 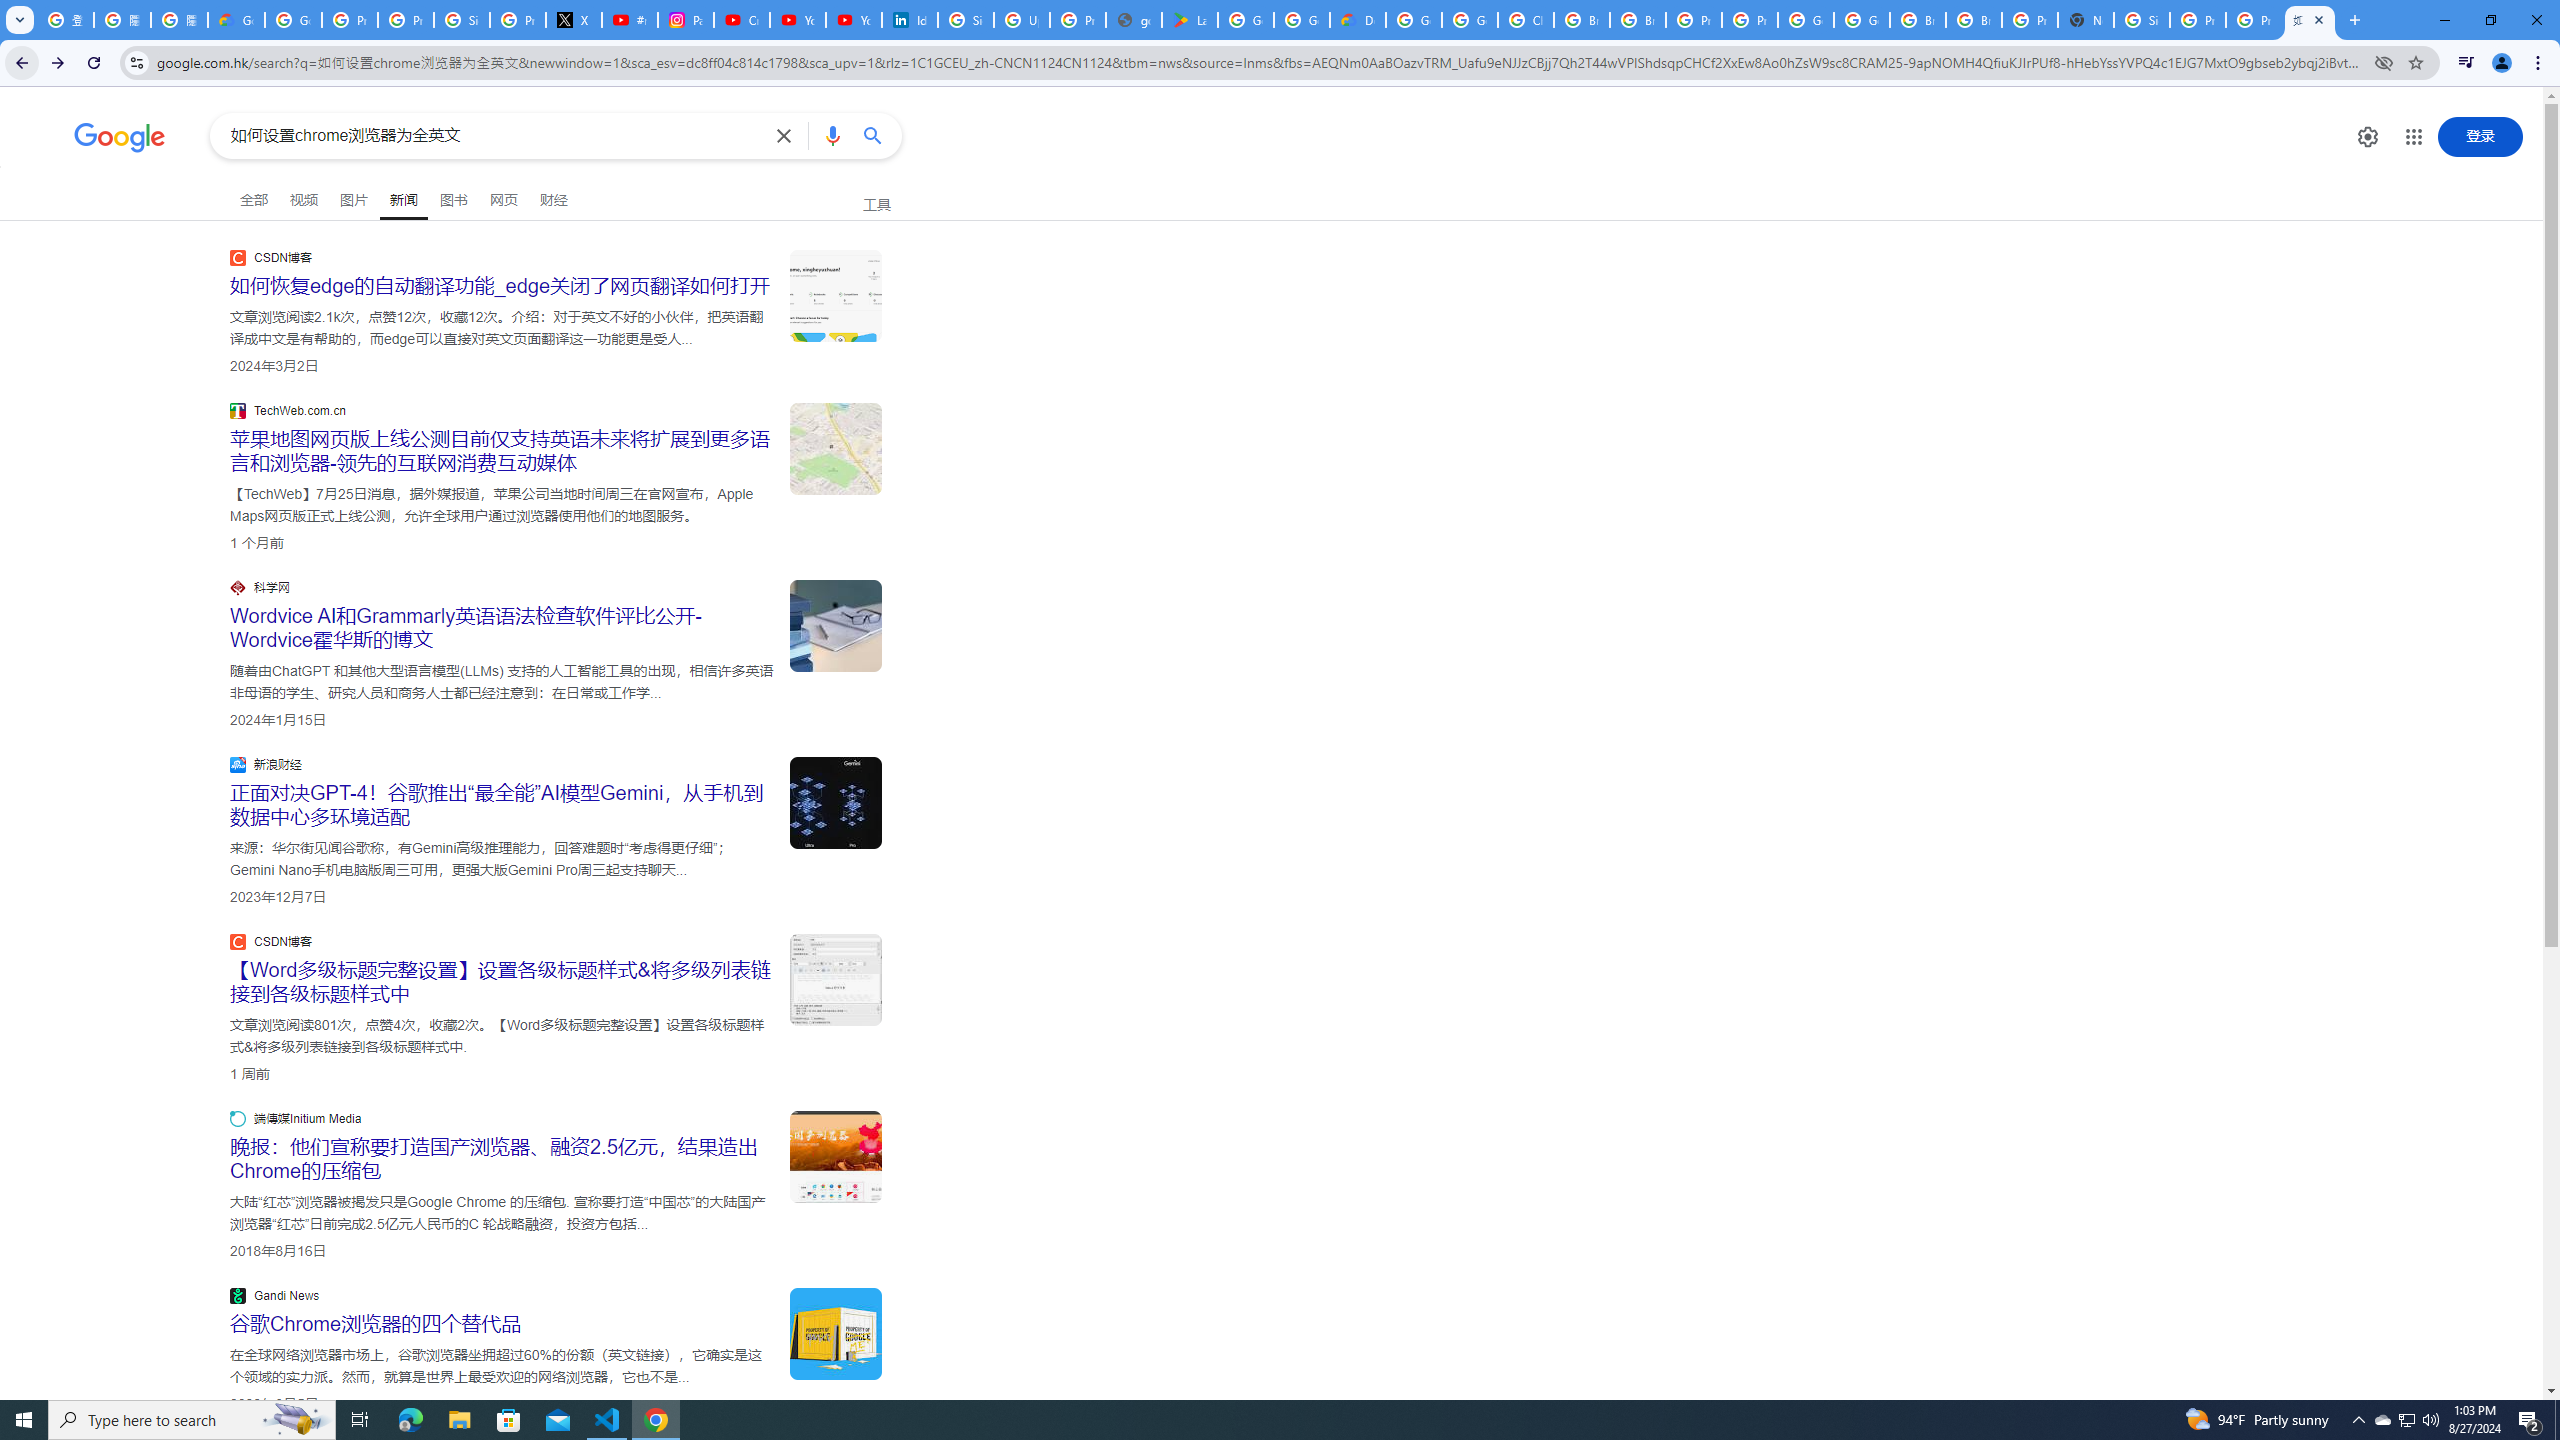 What do you see at coordinates (2140, 19) in the screenshot?
I see `'Sign in - Google Accounts'` at bounding box center [2140, 19].